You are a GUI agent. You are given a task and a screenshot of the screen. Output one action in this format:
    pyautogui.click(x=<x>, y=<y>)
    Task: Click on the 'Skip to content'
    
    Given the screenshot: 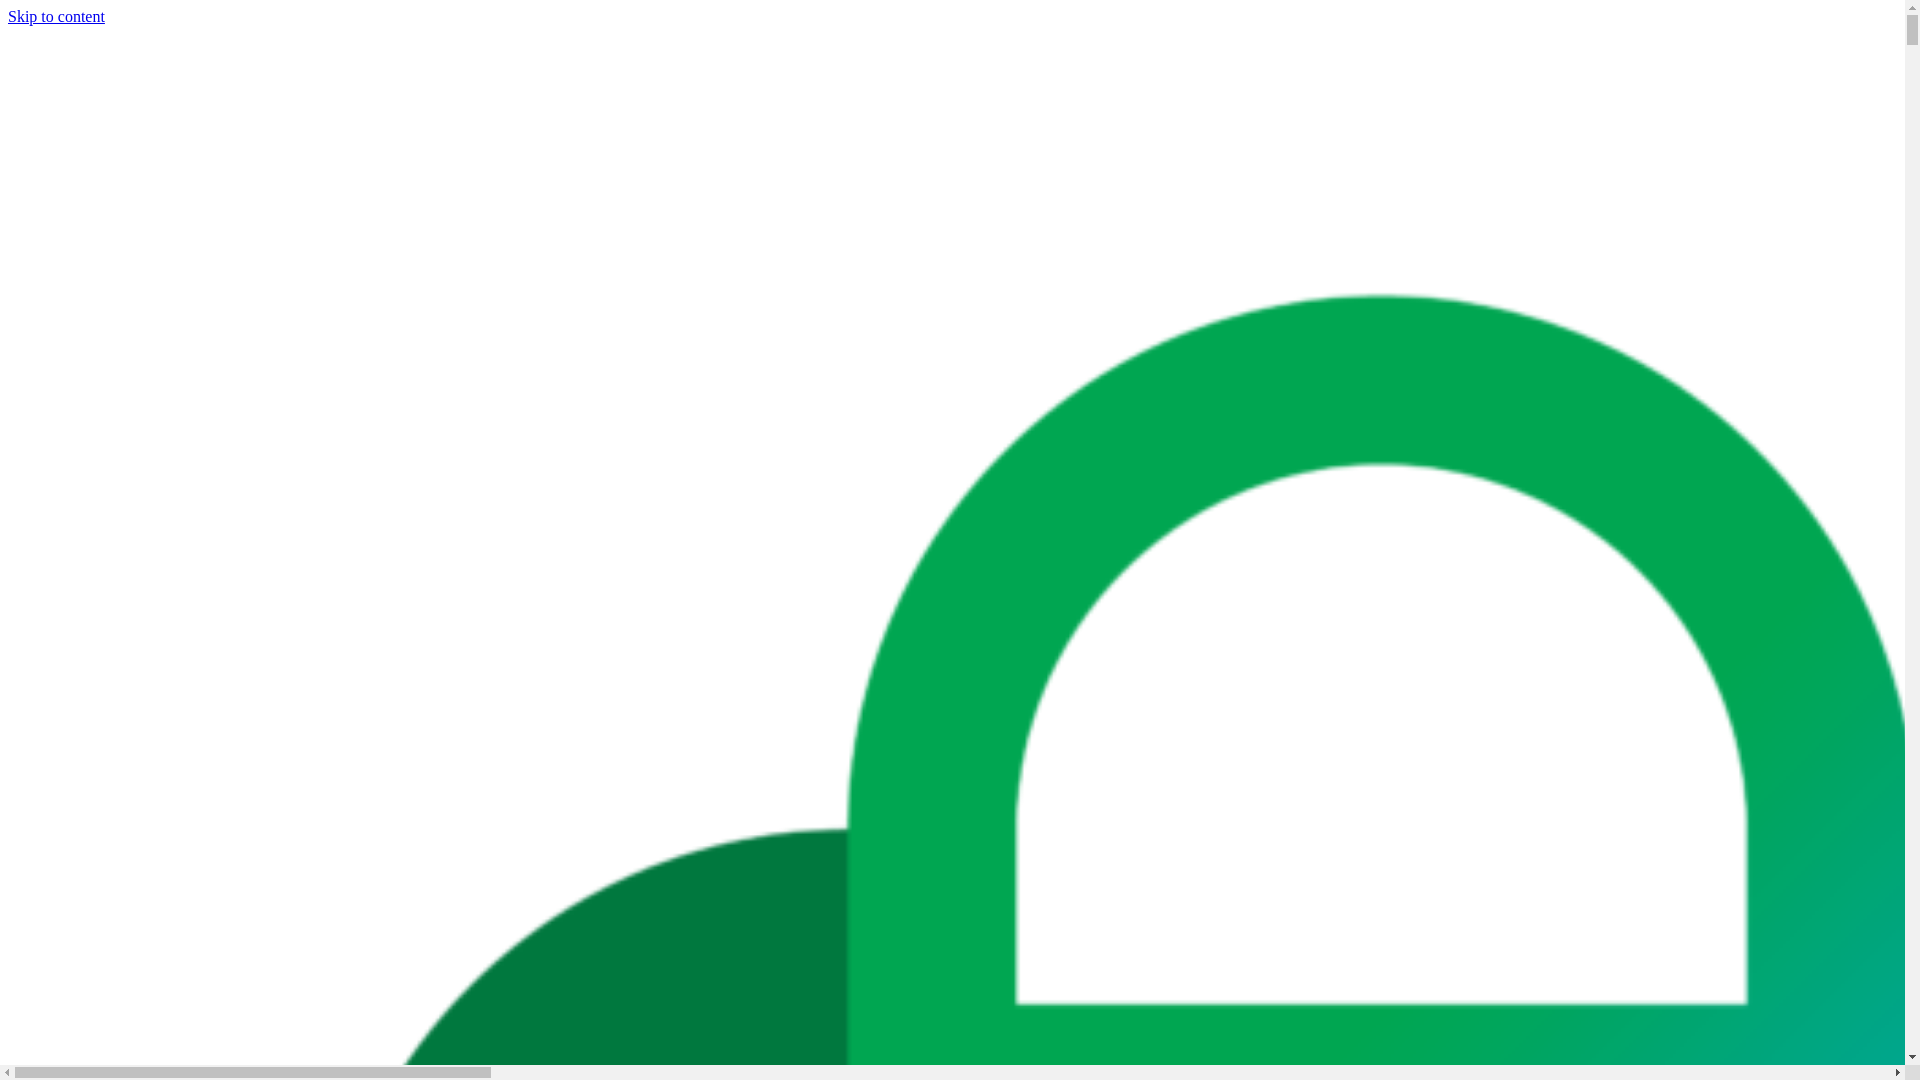 What is the action you would take?
    pyautogui.click(x=56, y=16)
    